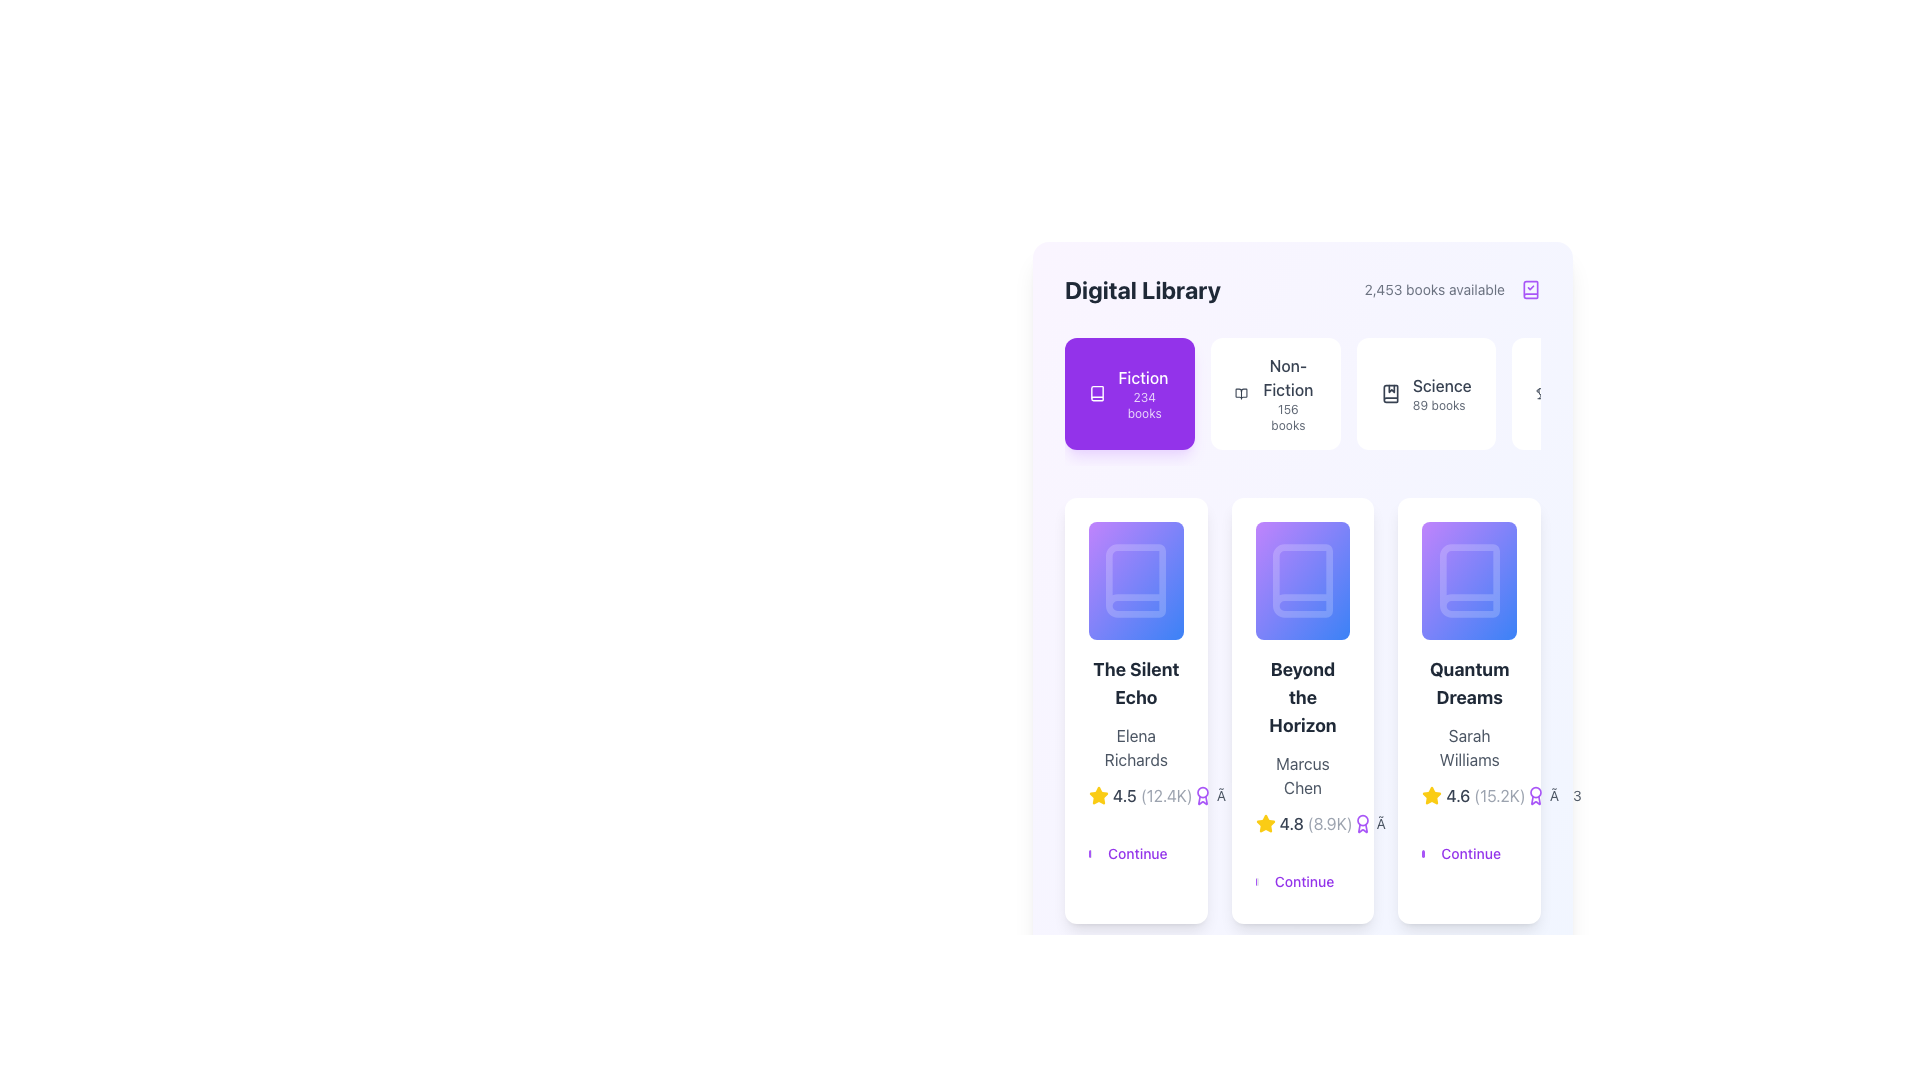 The width and height of the screenshot is (1920, 1080). What do you see at coordinates (1144, 393) in the screenshot?
I see `the 'Fiction' category display element, which features bold text on top and smaller text below, set against a purple background` at bounding box center [1144, 393].